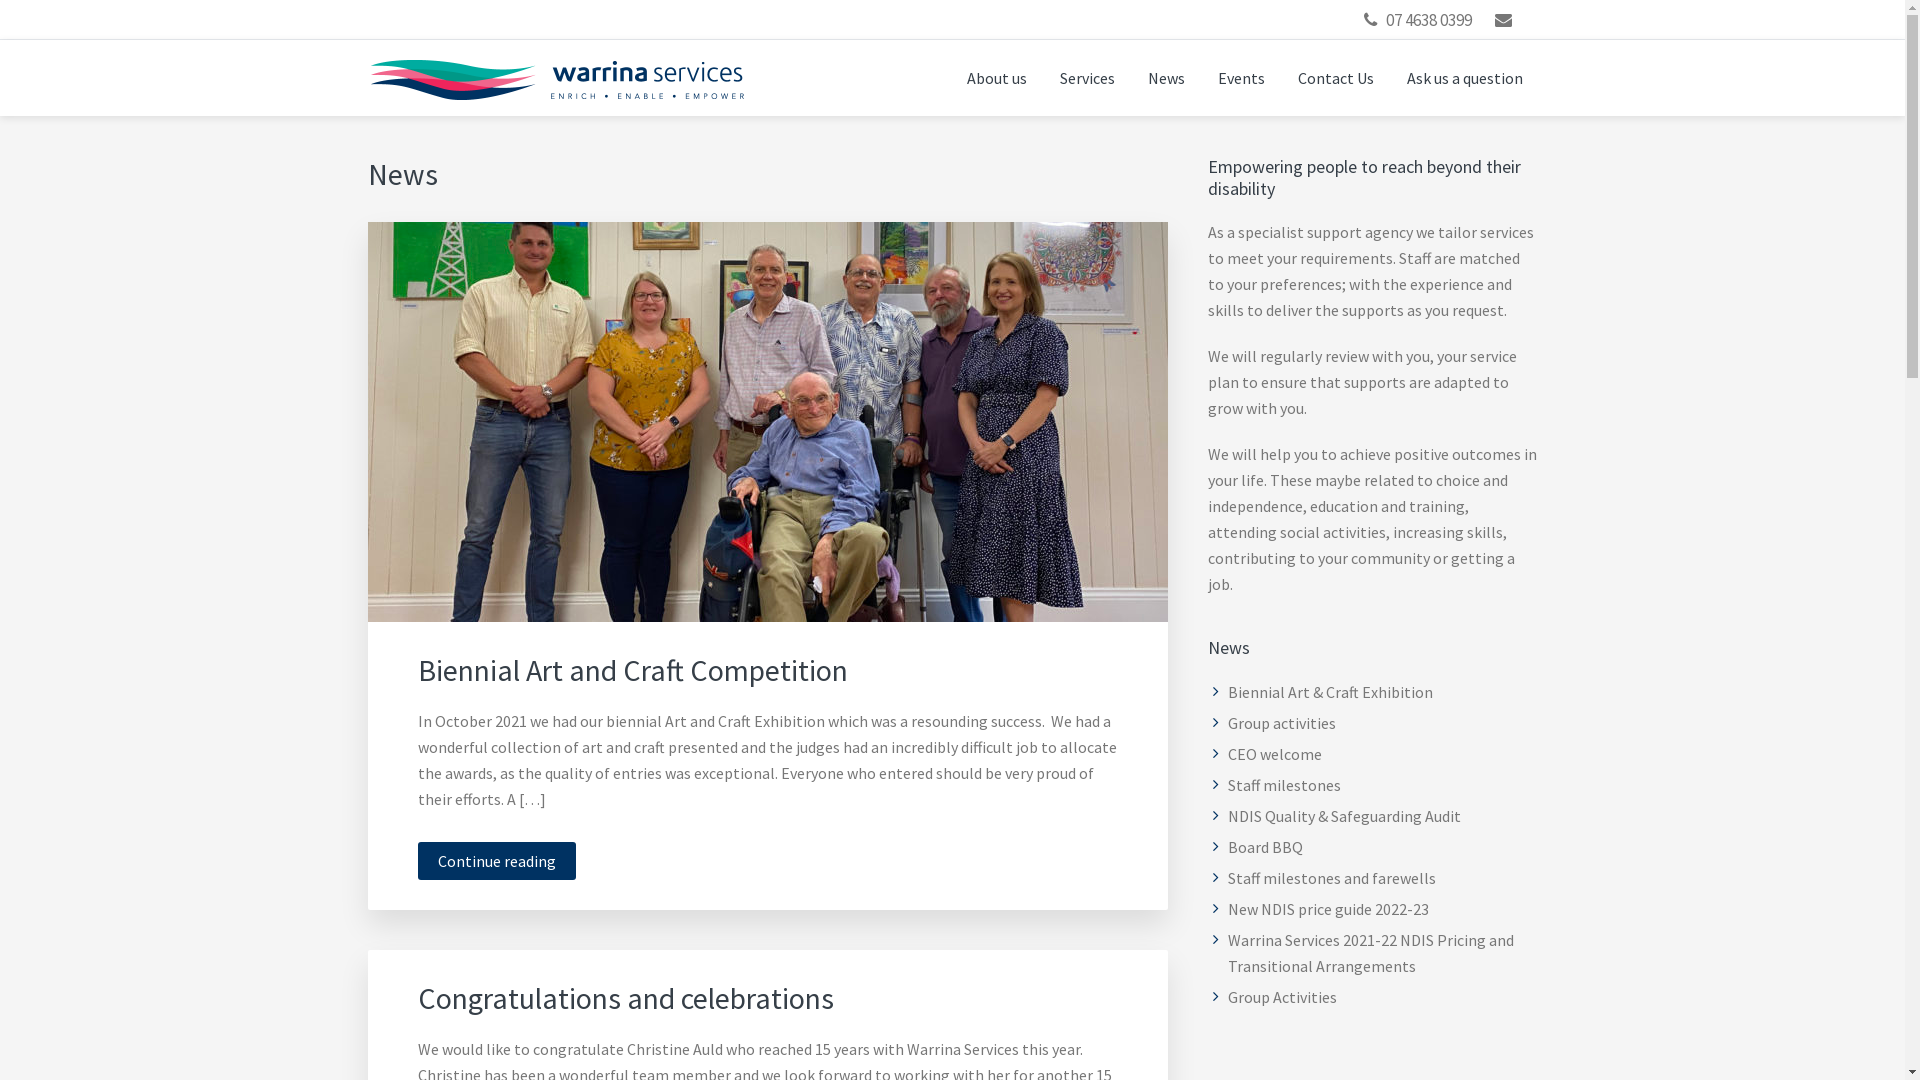 This screenshot has height=1080, width=1920. Describe the element at coordinates (1282, 996) in the screenshot. I see `'Group Activities'` at that location.